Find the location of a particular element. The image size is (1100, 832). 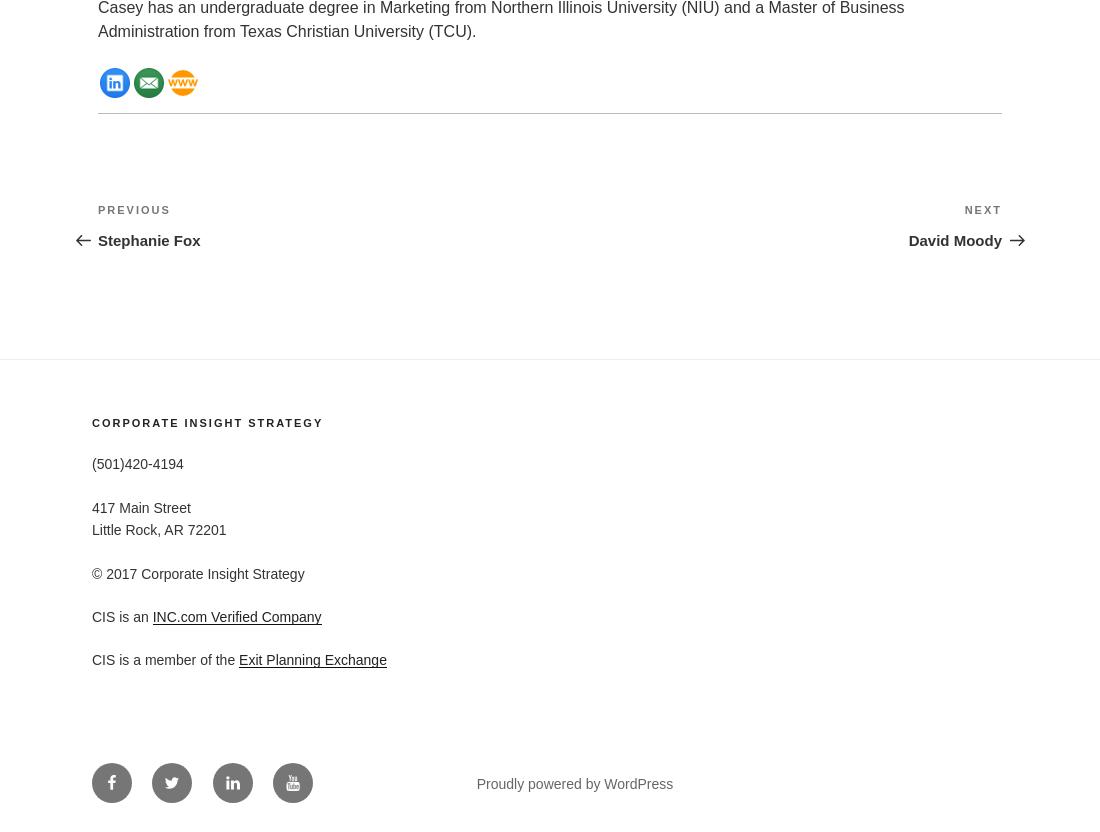

'David Moody' is located at coordinates (908, 240).